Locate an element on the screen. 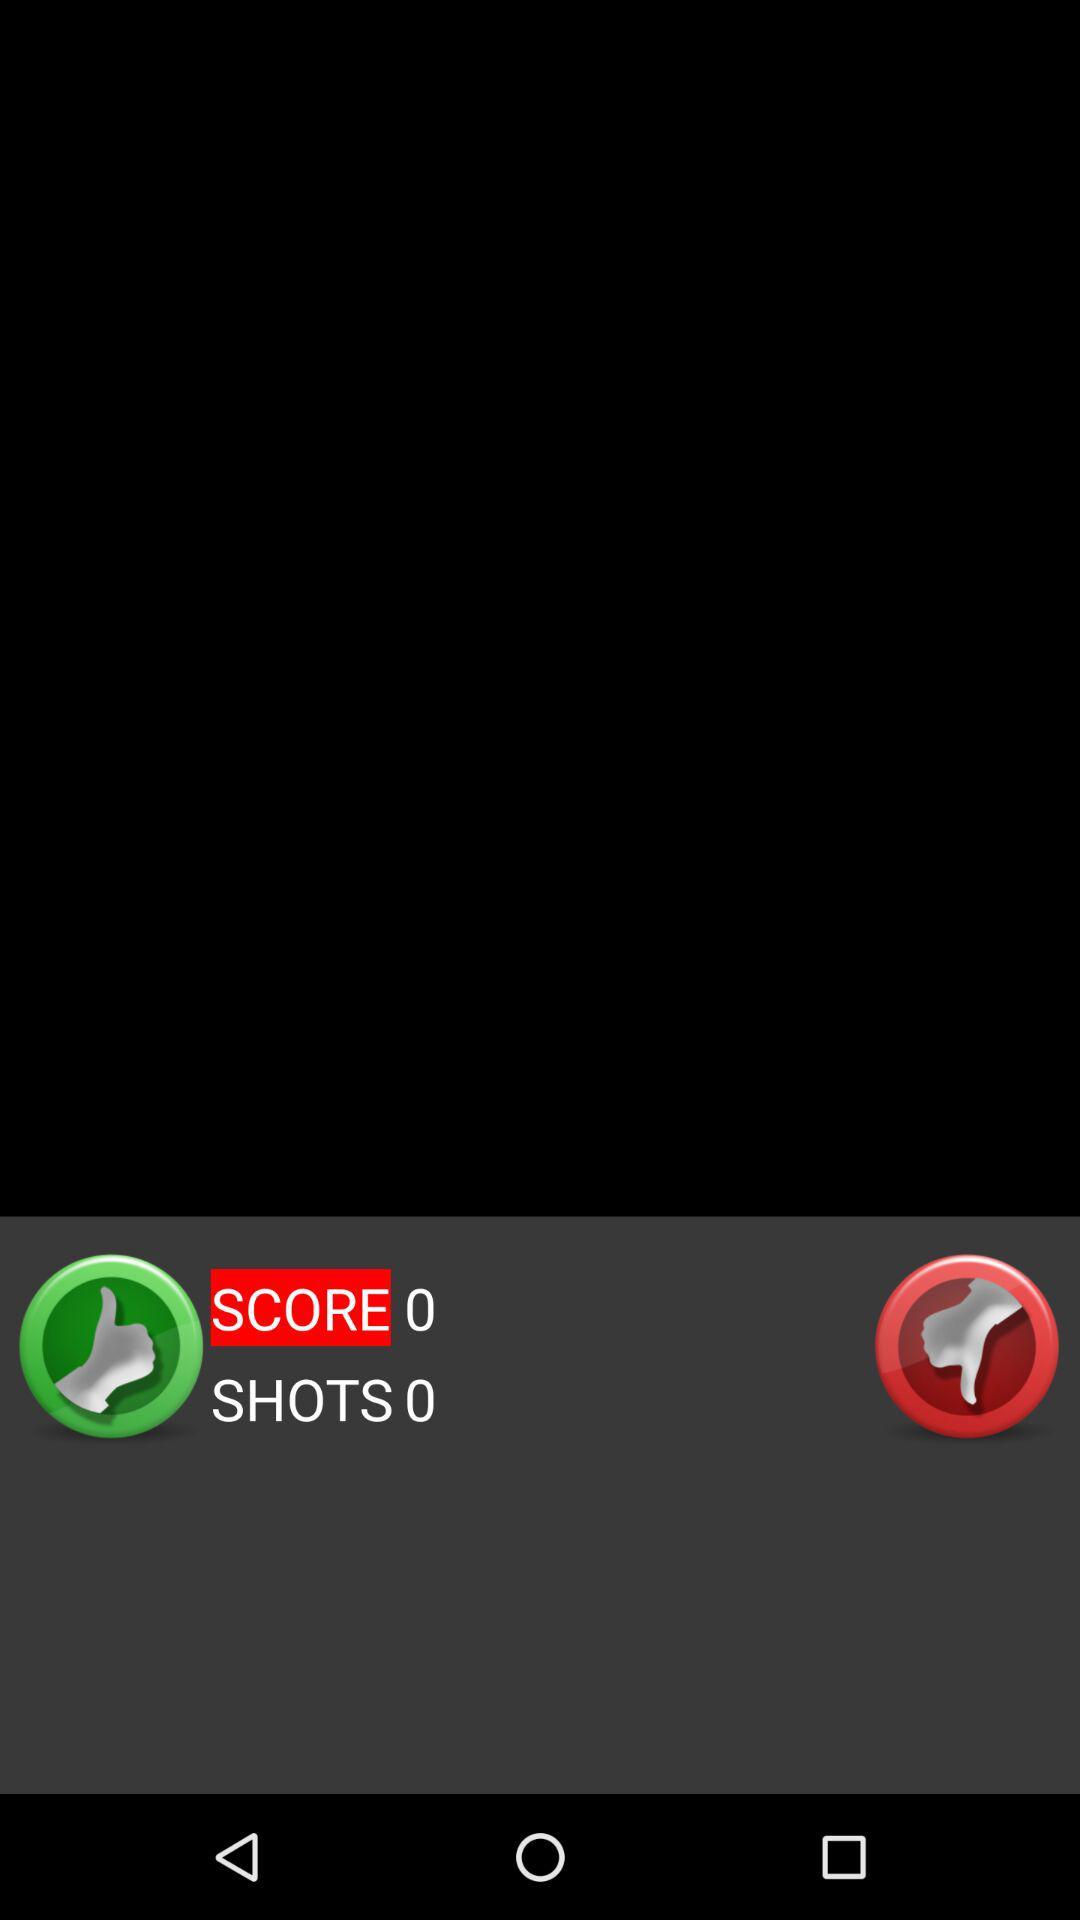  the navigation icon is located at coordinates (966, 1442).